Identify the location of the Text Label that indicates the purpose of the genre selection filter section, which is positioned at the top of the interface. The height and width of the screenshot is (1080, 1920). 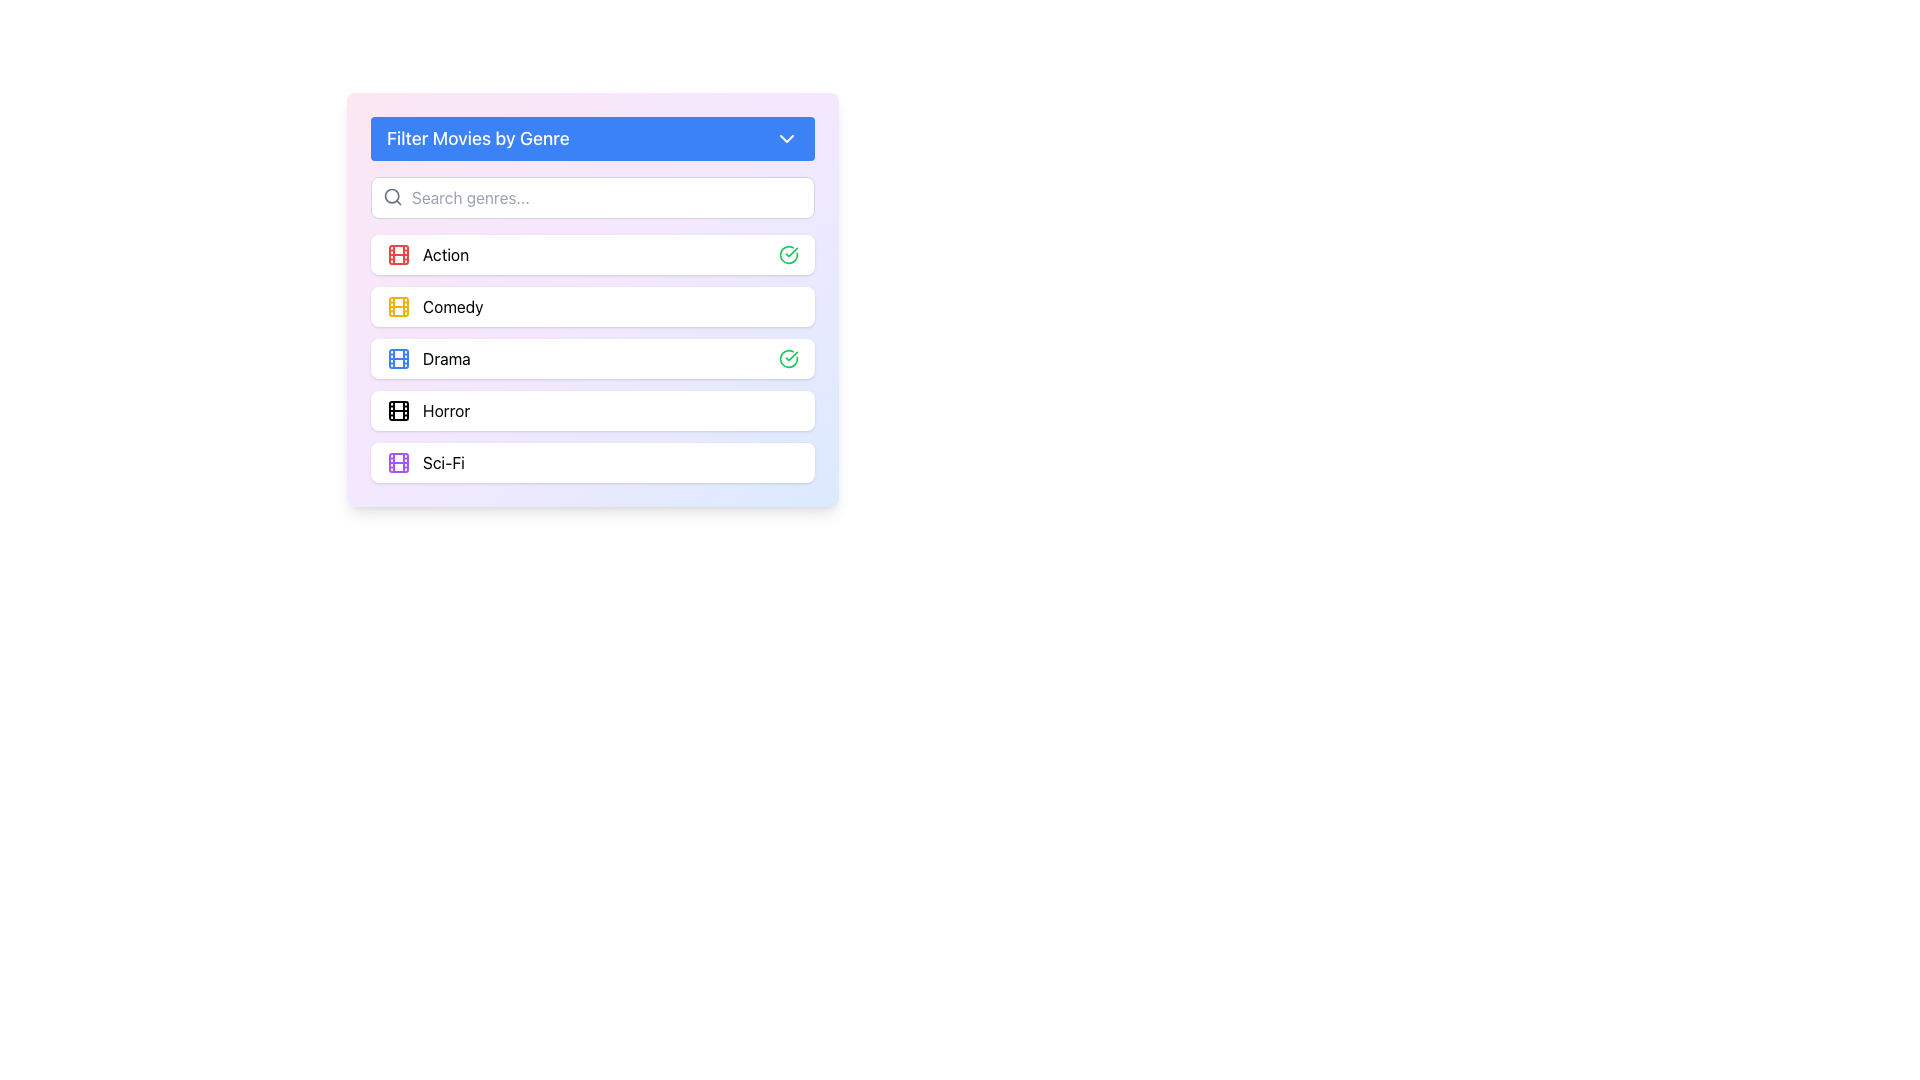
(477, 137).